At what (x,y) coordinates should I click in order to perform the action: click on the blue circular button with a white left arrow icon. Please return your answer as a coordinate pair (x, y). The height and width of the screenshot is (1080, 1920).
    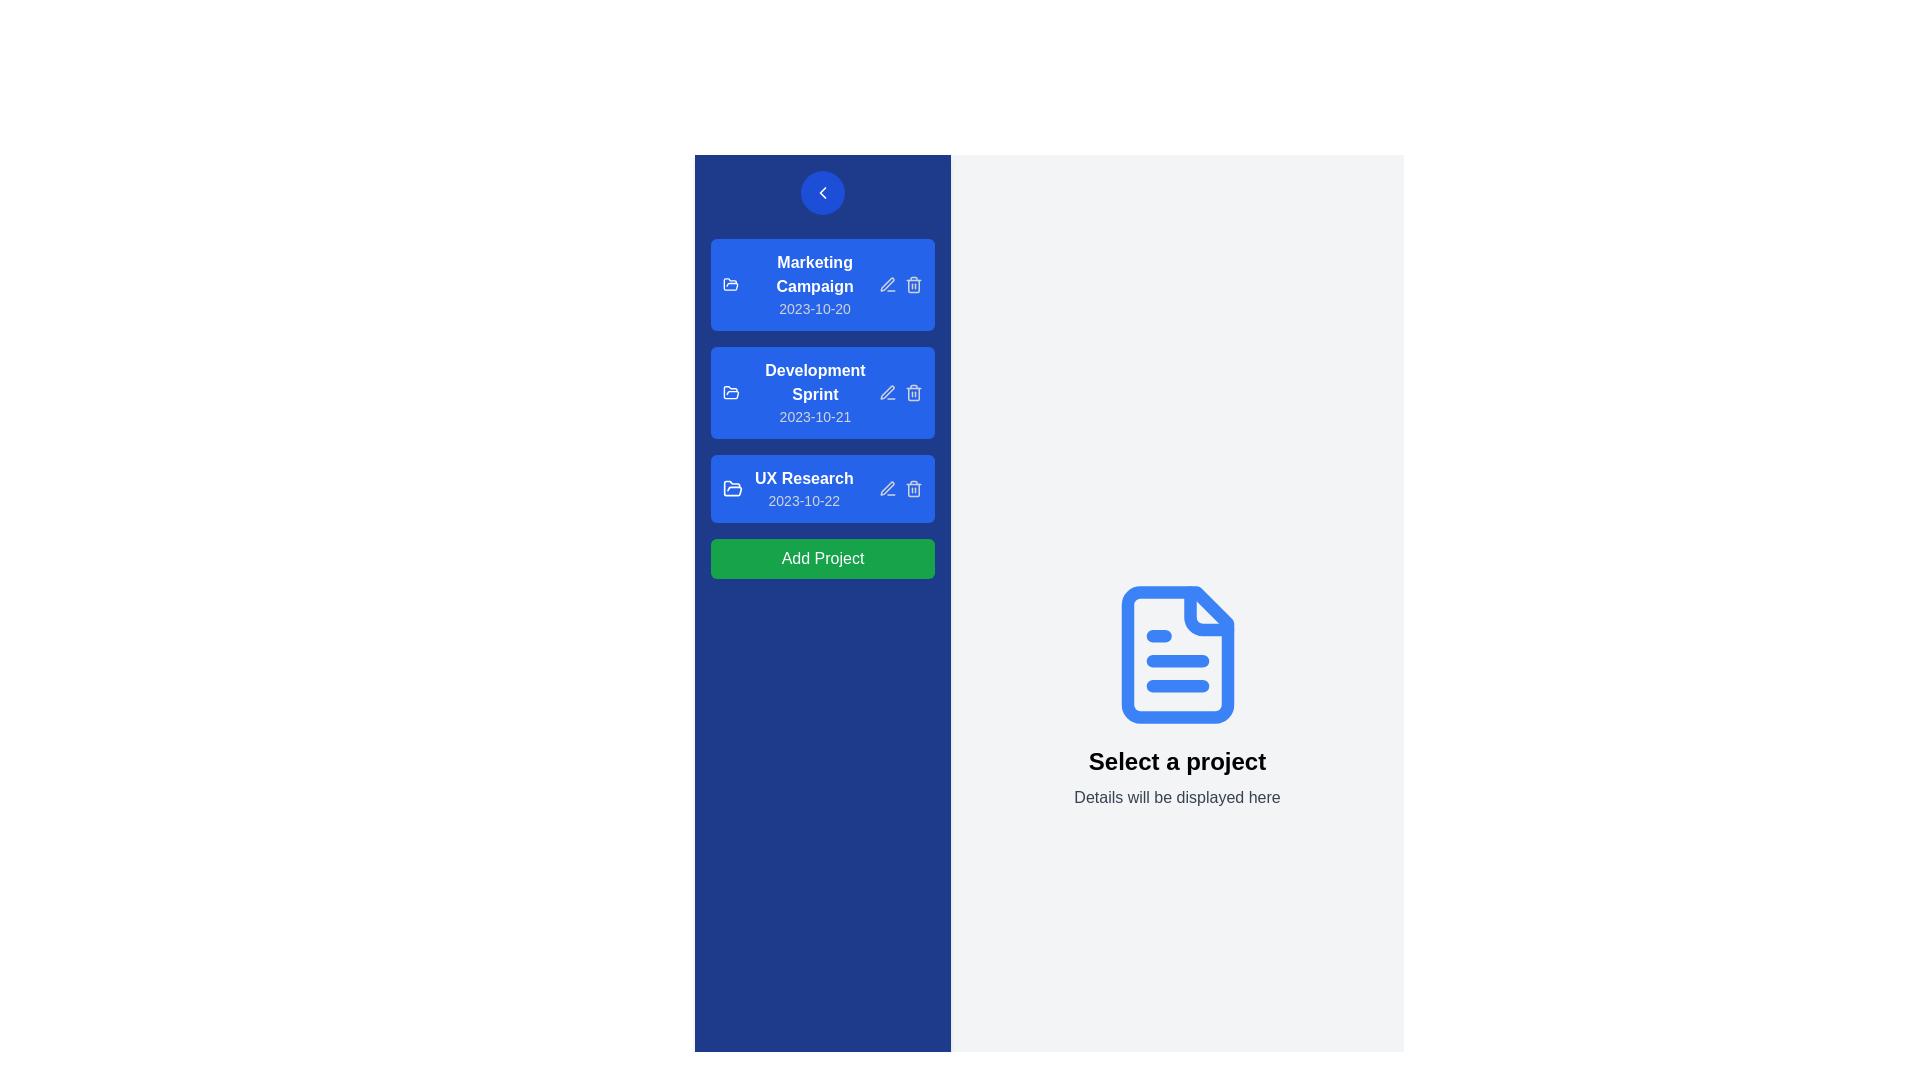
    Looking at the image, I should click on (822, 192).